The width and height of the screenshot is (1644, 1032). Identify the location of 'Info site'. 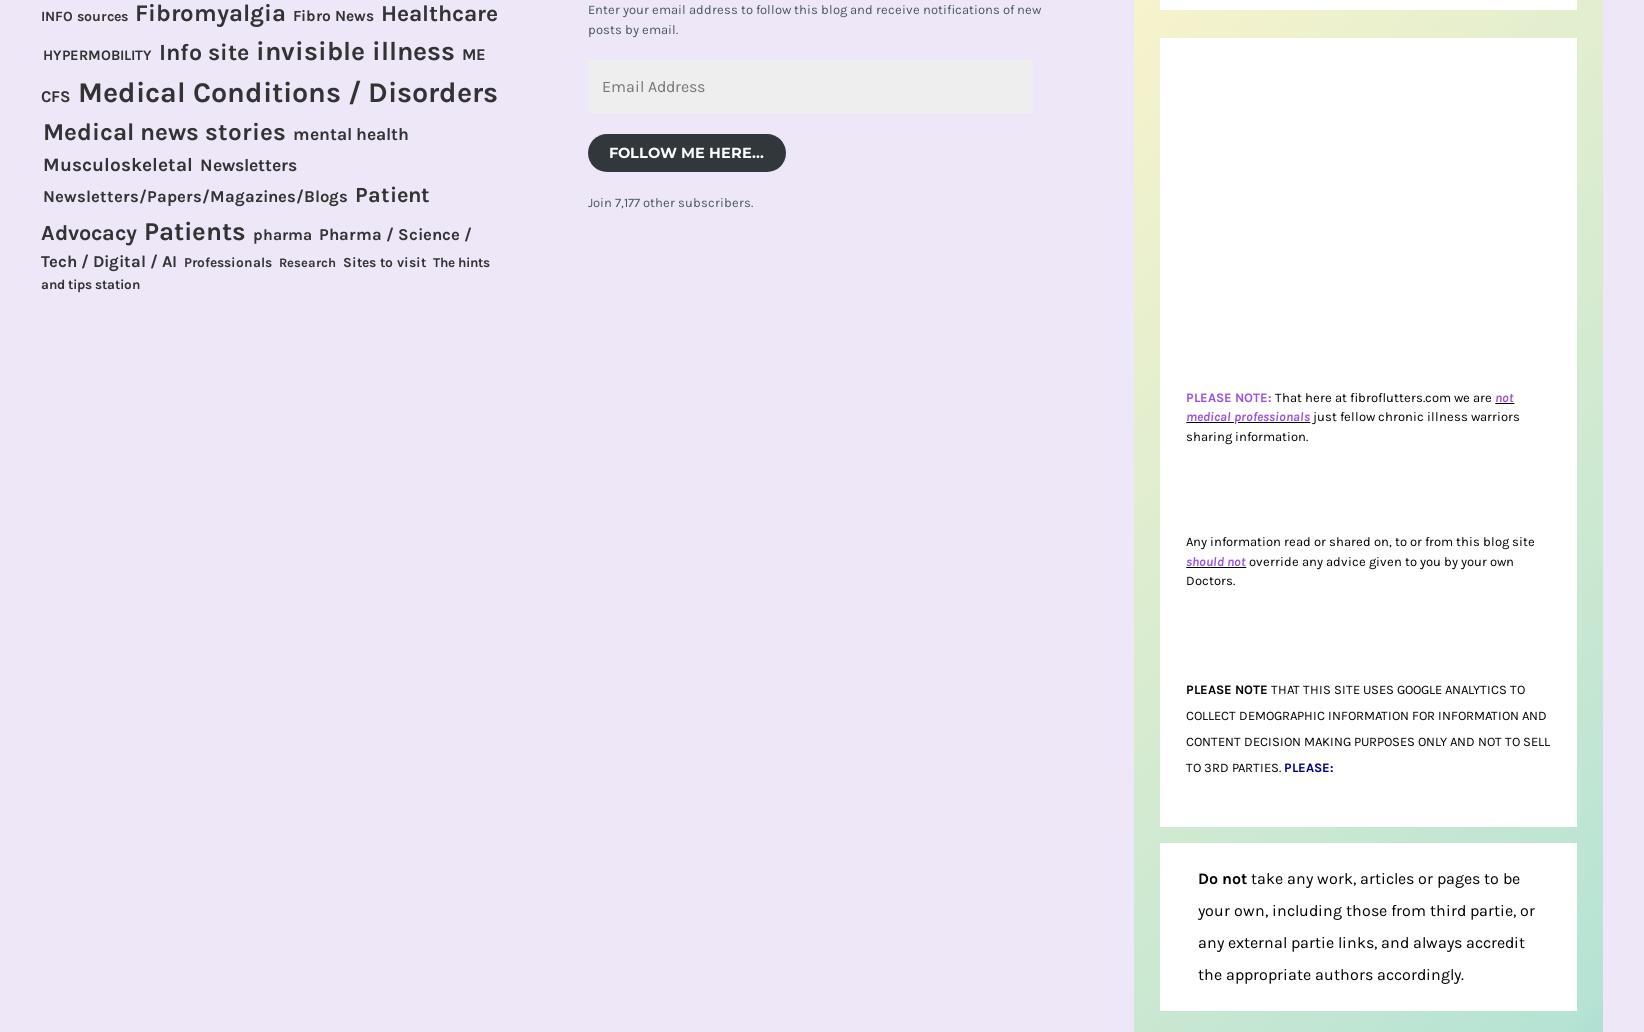
(157, 51).